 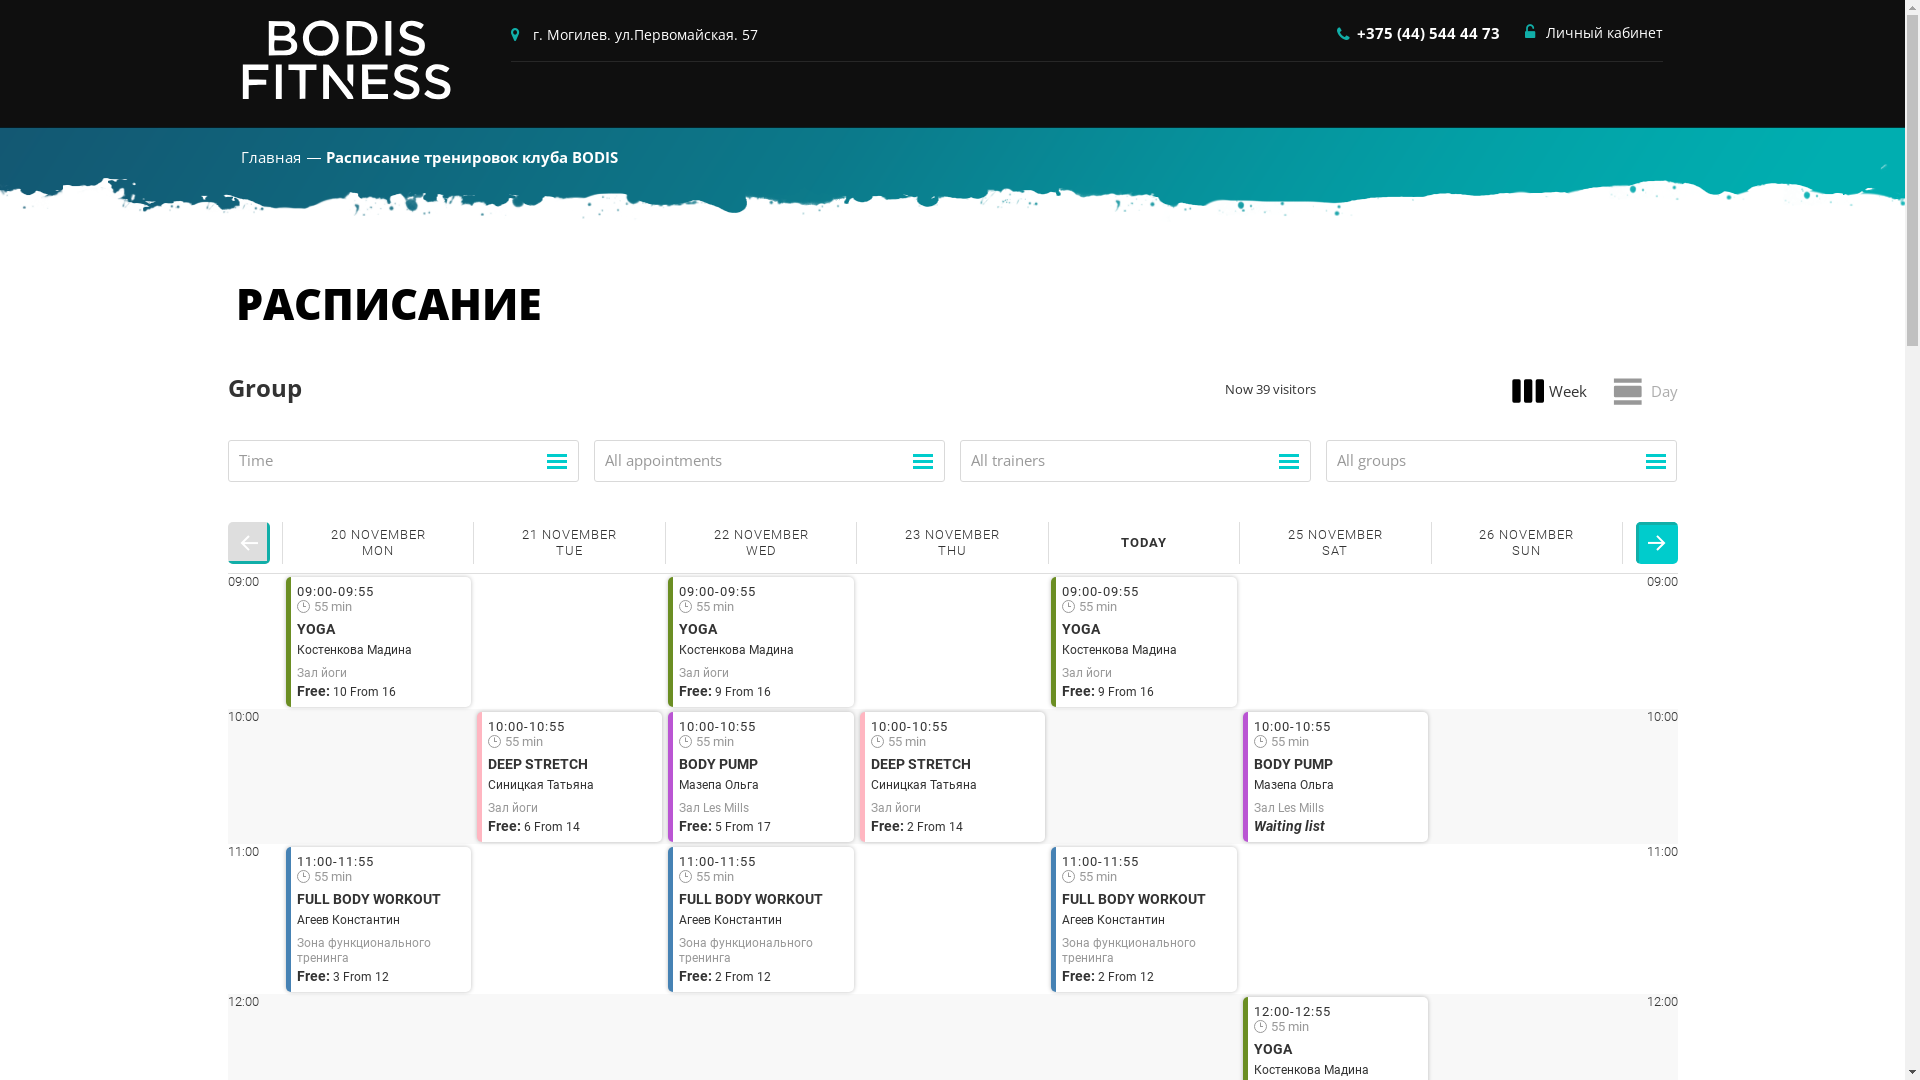 I want to click on 'Next', so click(x=1656, y=543).